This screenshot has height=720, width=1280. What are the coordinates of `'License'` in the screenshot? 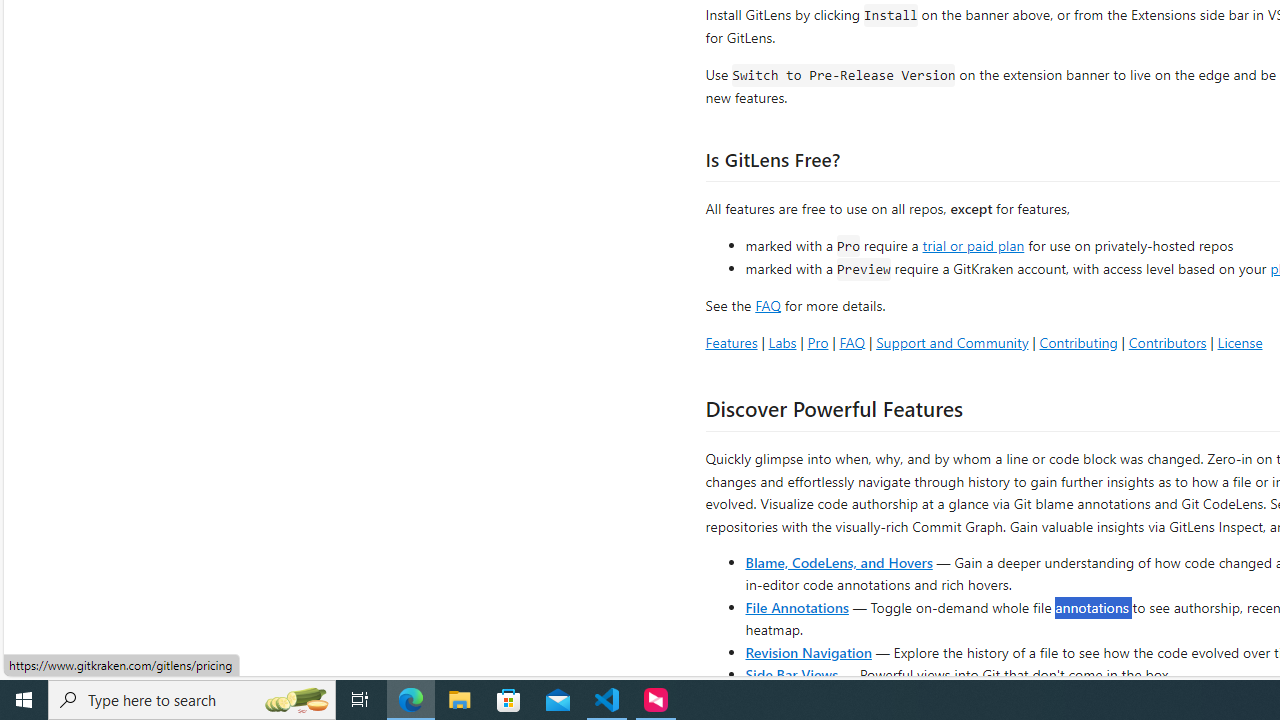 It's located at (1239, 341).